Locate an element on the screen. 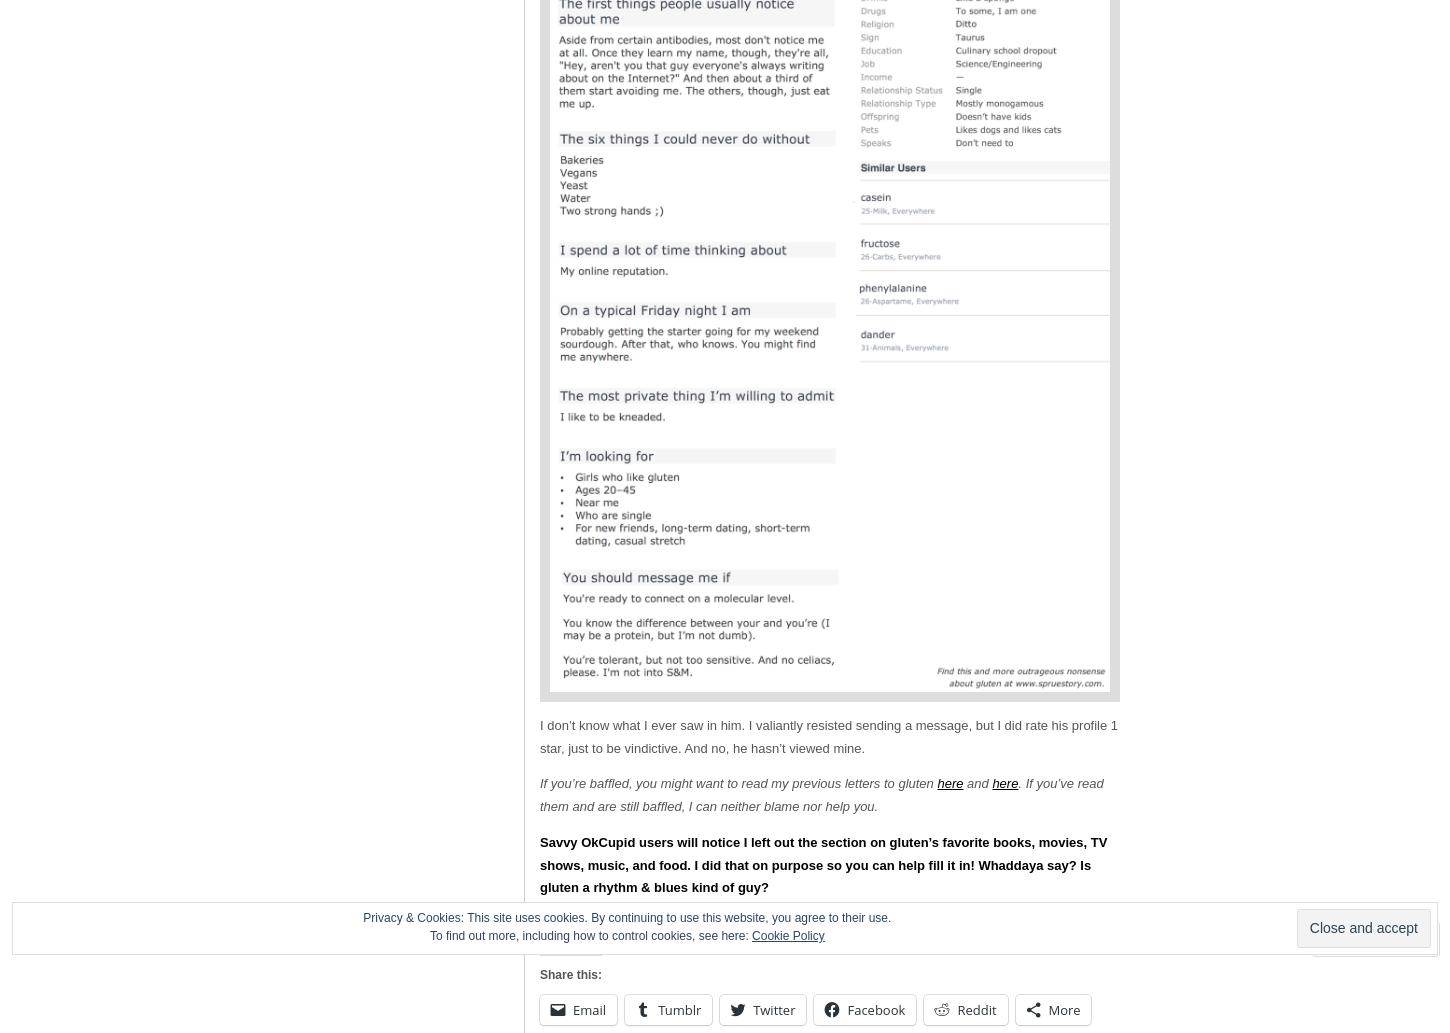 The image size is (1450, 1033). '* “Bready for love” profile photo ©' is located at coordinates (637, 922).